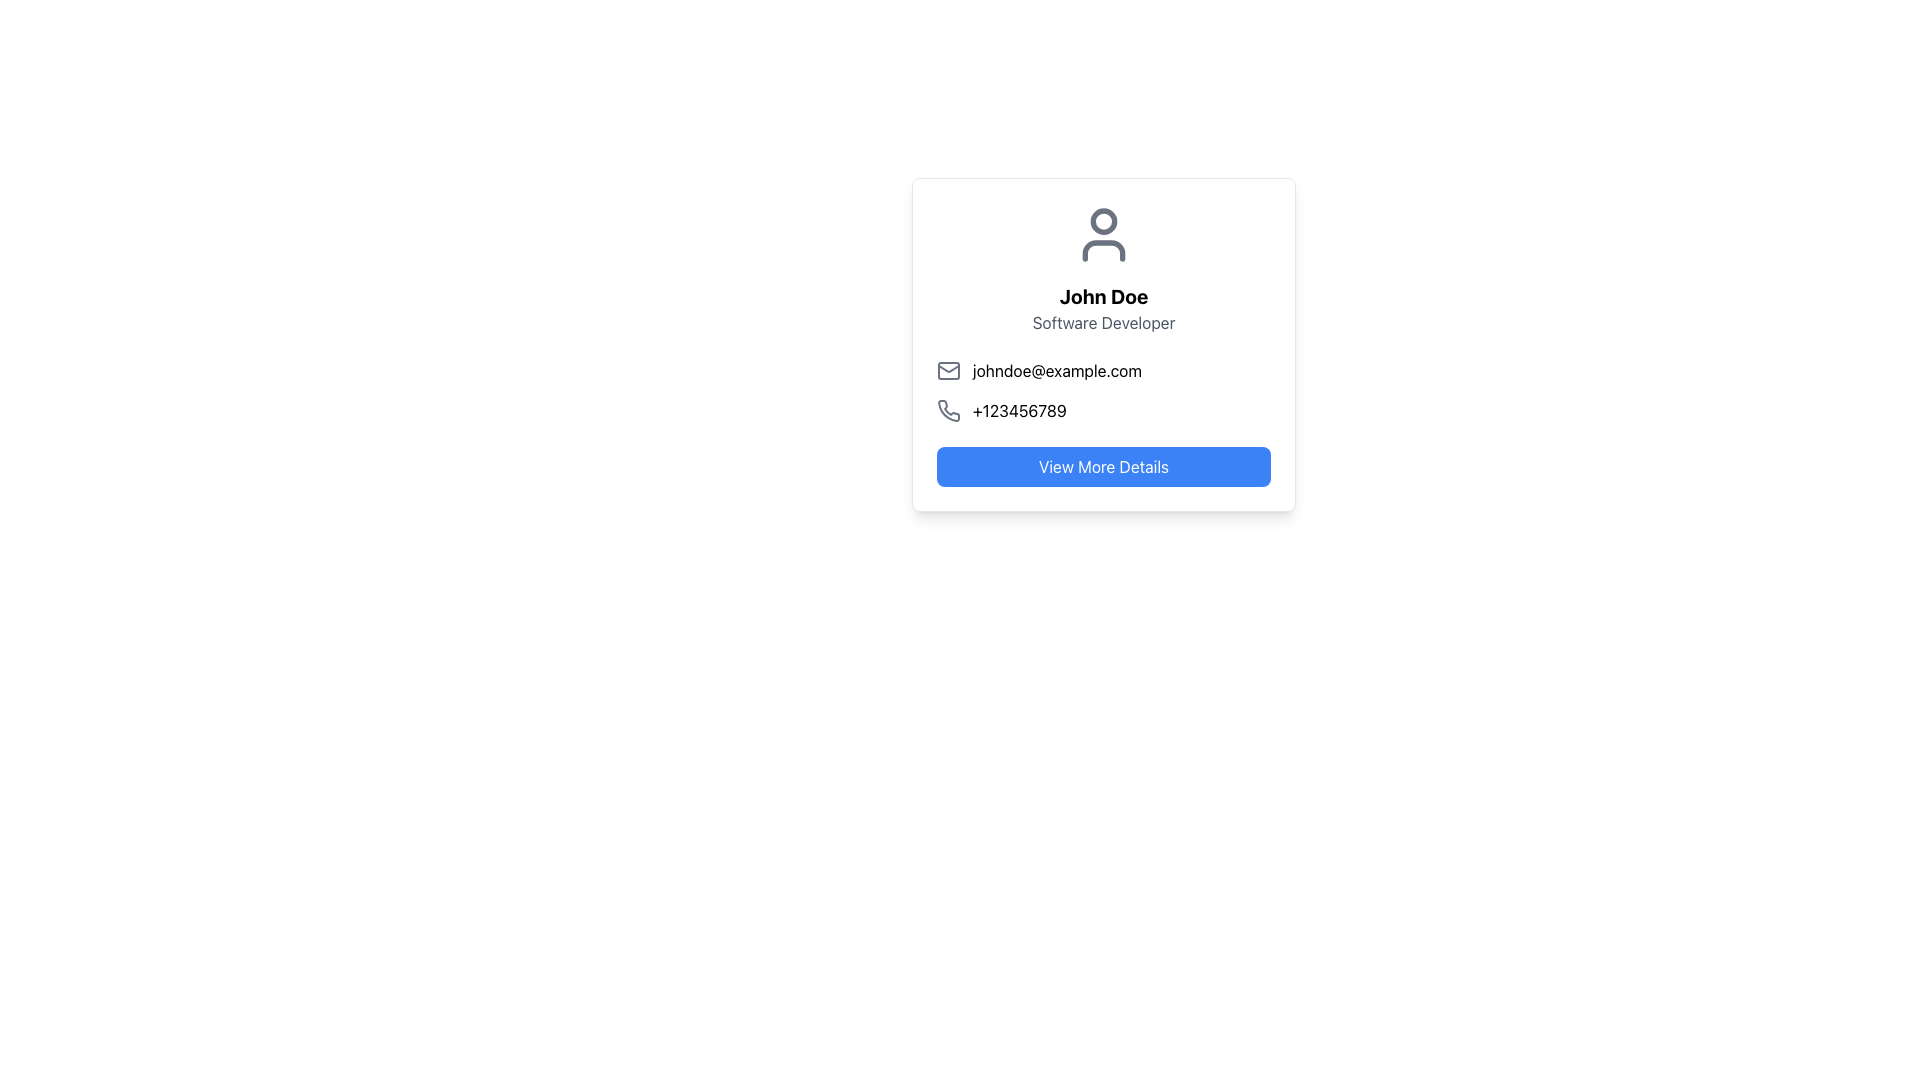  What do you see at coordinates (1103, 249) in the screenshot?
I see `the Decorative graphical element that visually represents the body's base in the person-like icon, located near the top center of the card` at bounding box center [1103, 249].